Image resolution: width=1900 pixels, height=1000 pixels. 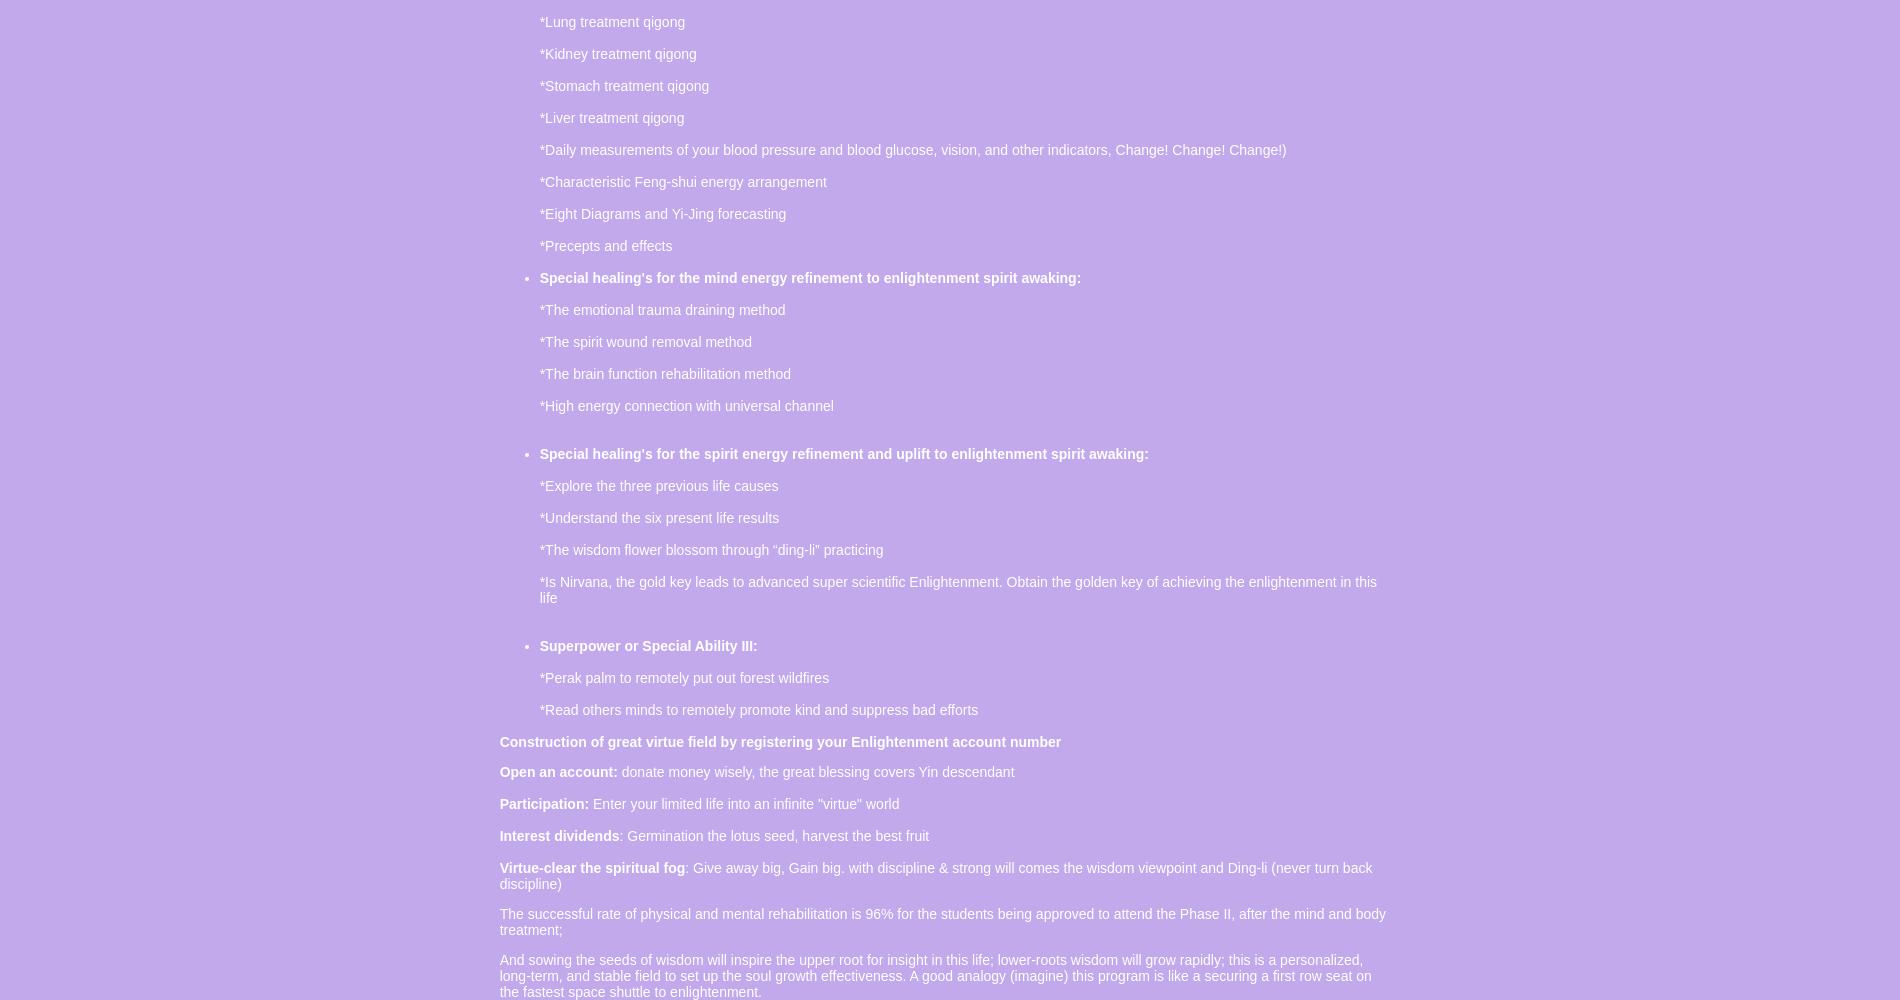 What do you see at coordinates (941, 922) in the screenshot?
I see `'The successful rate of physical and mental rehabilitation is 96% for the students being approved to attend the Phase II, after the mind and body treatment;'` at bounding box center [941, 922].